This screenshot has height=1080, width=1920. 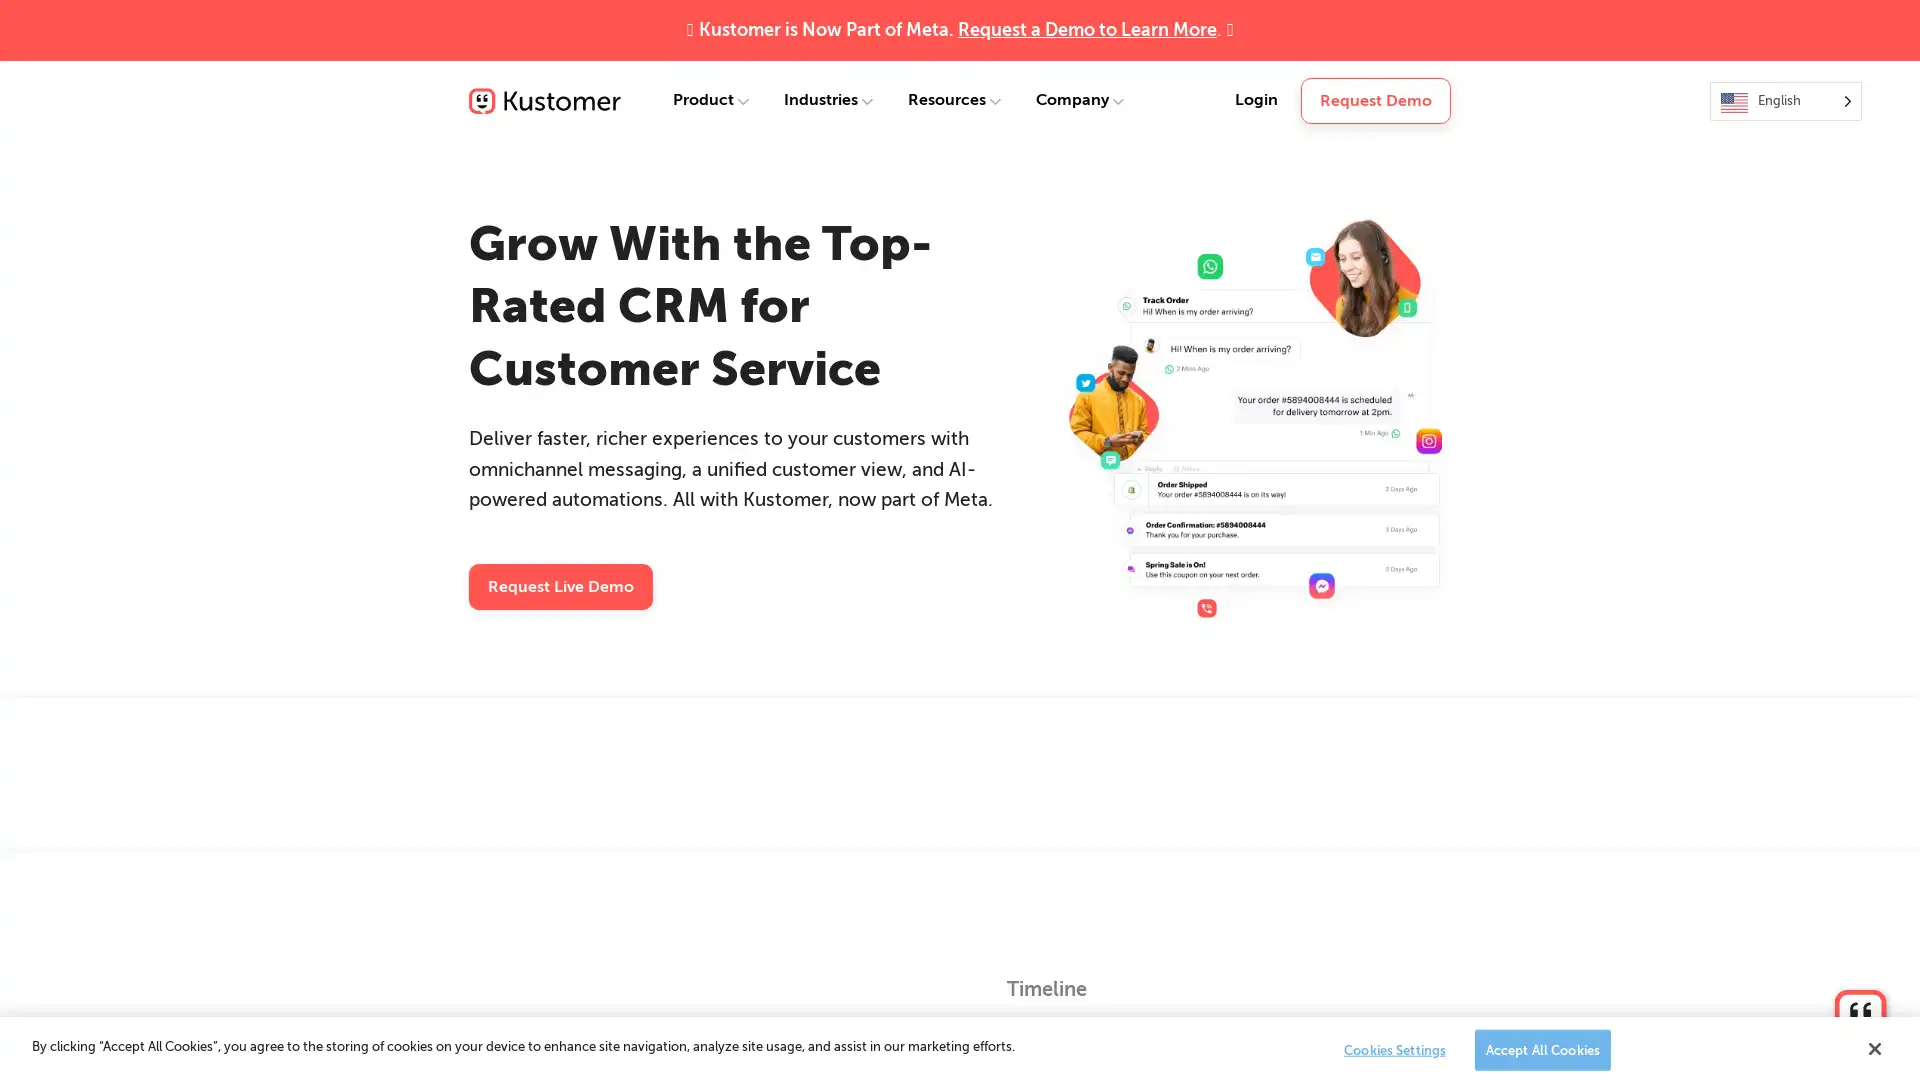 I want to click on Accept All Cookies, so click(x=1541, y=1048).